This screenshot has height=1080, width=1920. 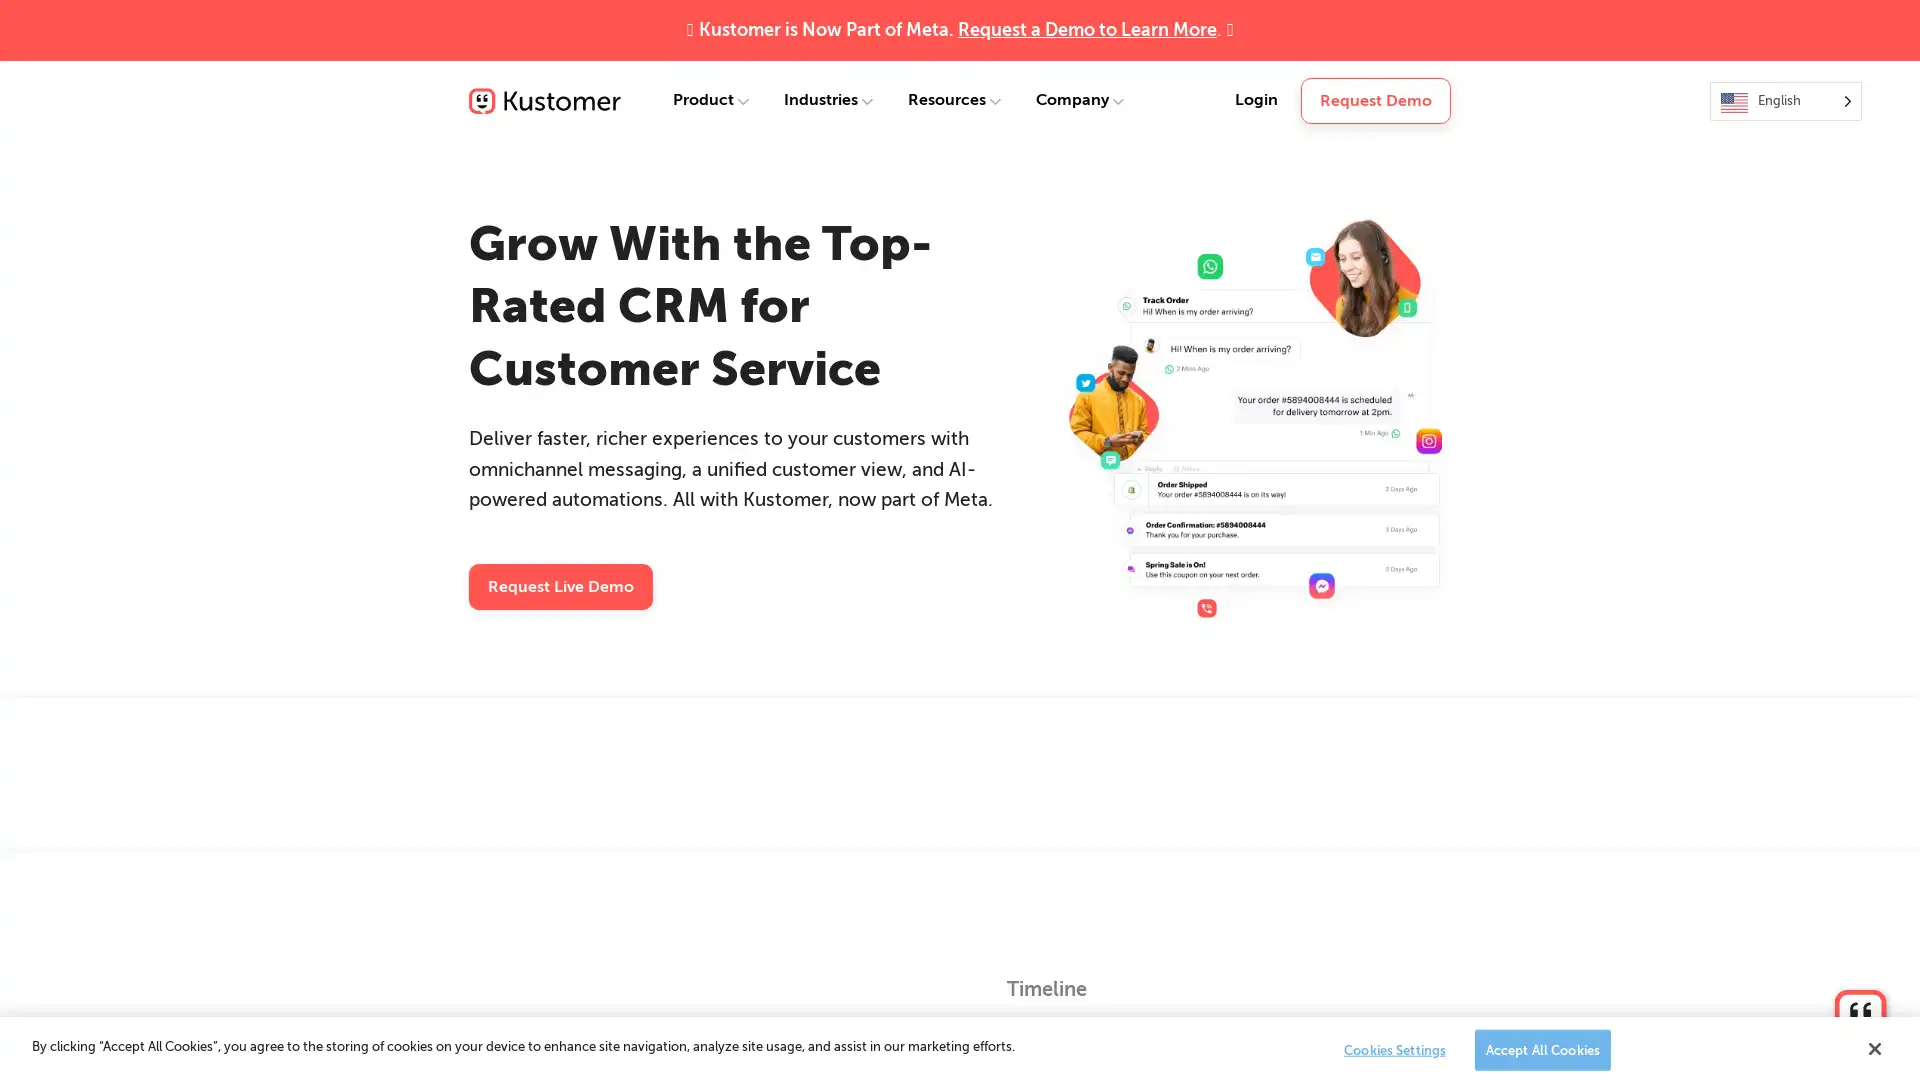 I want to click on Accept All Cookies, so click(x=1541, y=1048).